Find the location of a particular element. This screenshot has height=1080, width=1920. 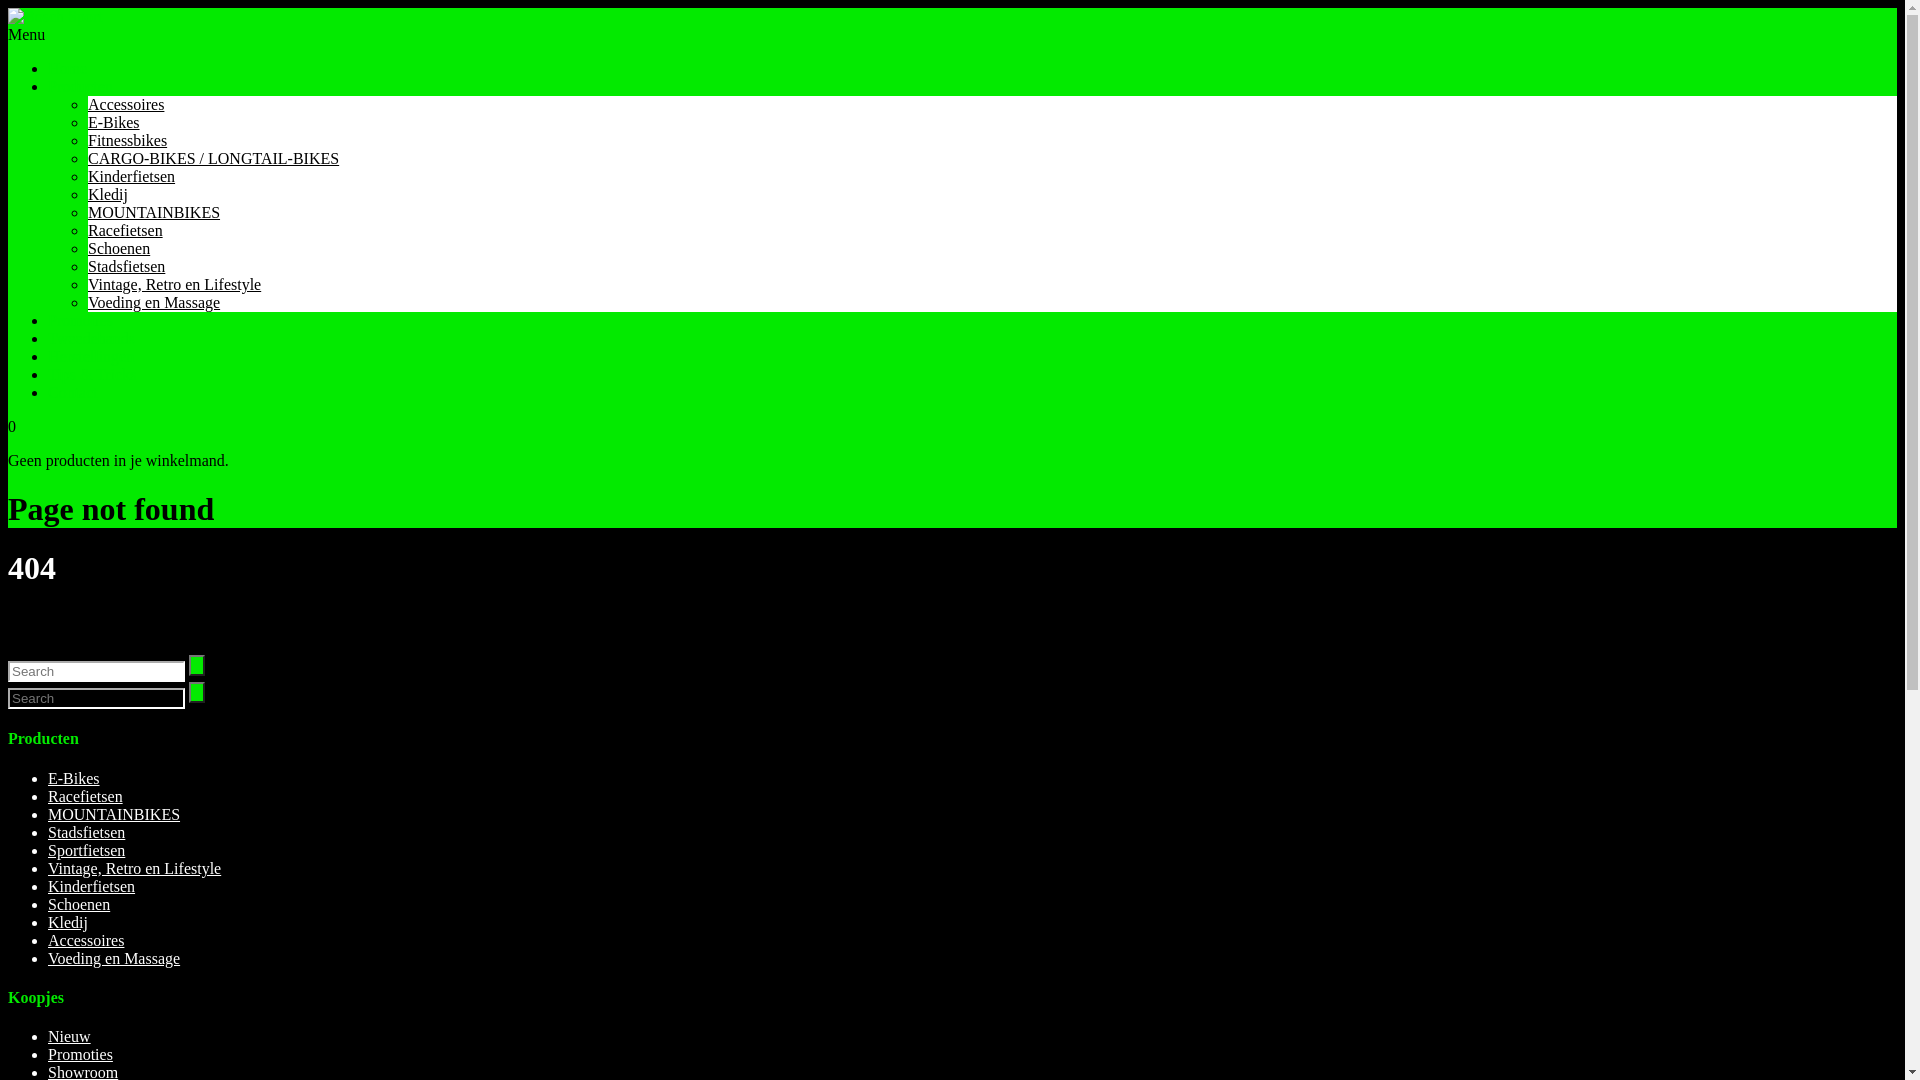

'MOUNTAINBIKES' is located at coordinates (152, 212).